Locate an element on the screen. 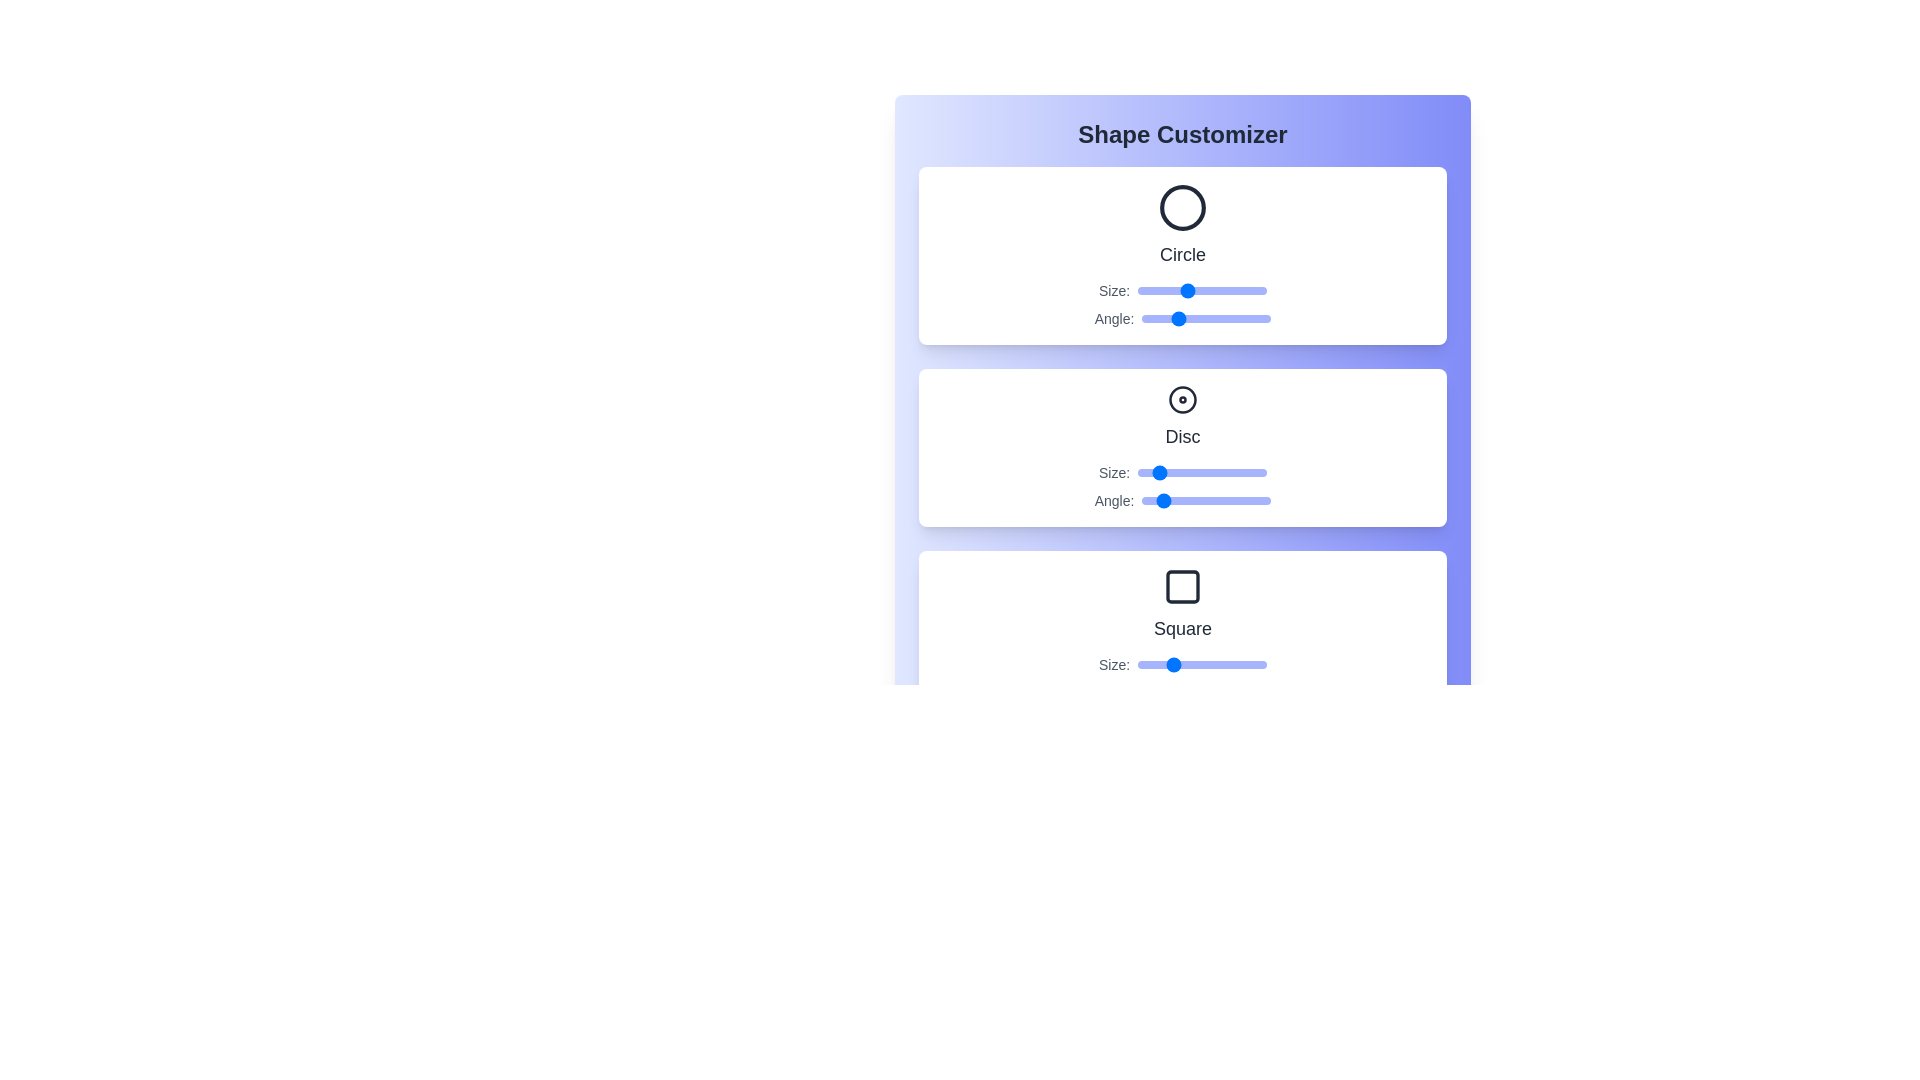  the angle of the Disc shape to 225 degrees is located at coordinates (1222, 500).